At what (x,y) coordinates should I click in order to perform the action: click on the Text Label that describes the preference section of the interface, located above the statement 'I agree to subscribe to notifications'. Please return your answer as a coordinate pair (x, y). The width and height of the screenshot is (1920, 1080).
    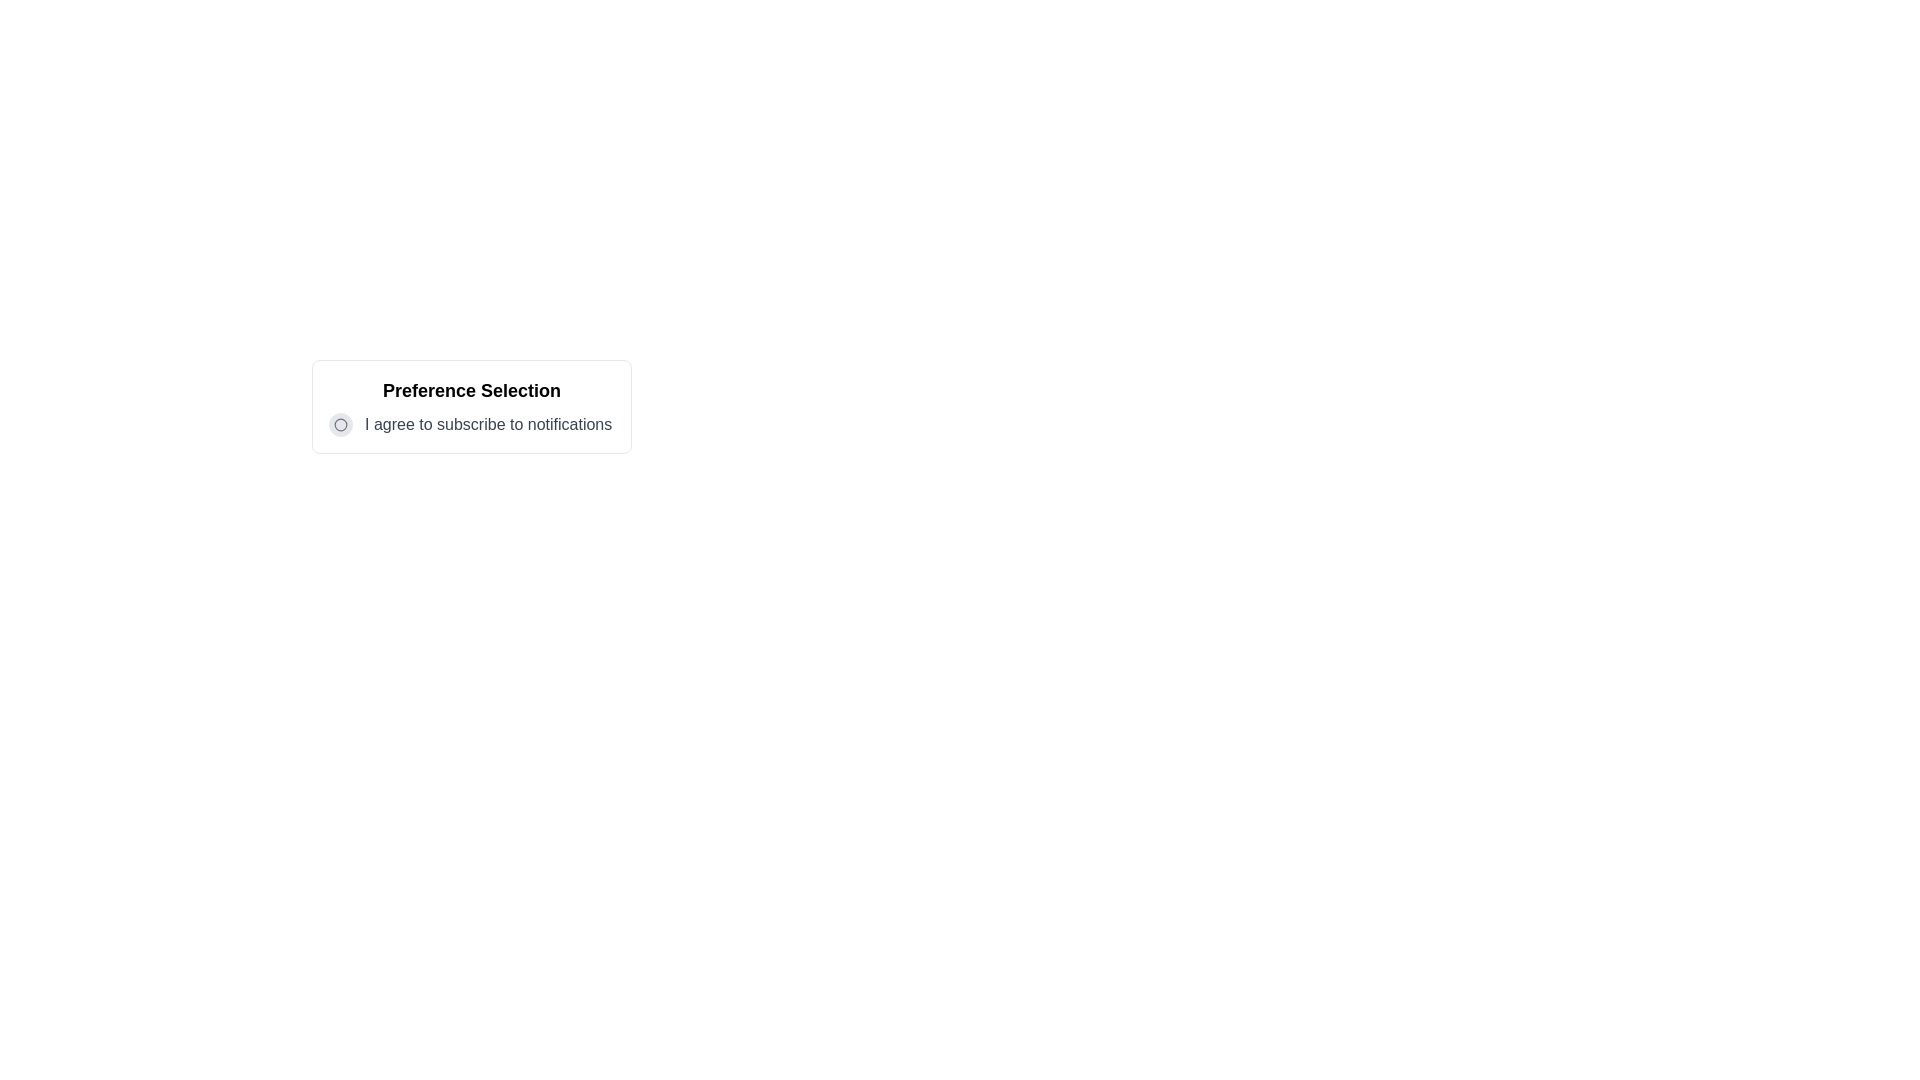
    Looking at the image, I should click on (470, 390).